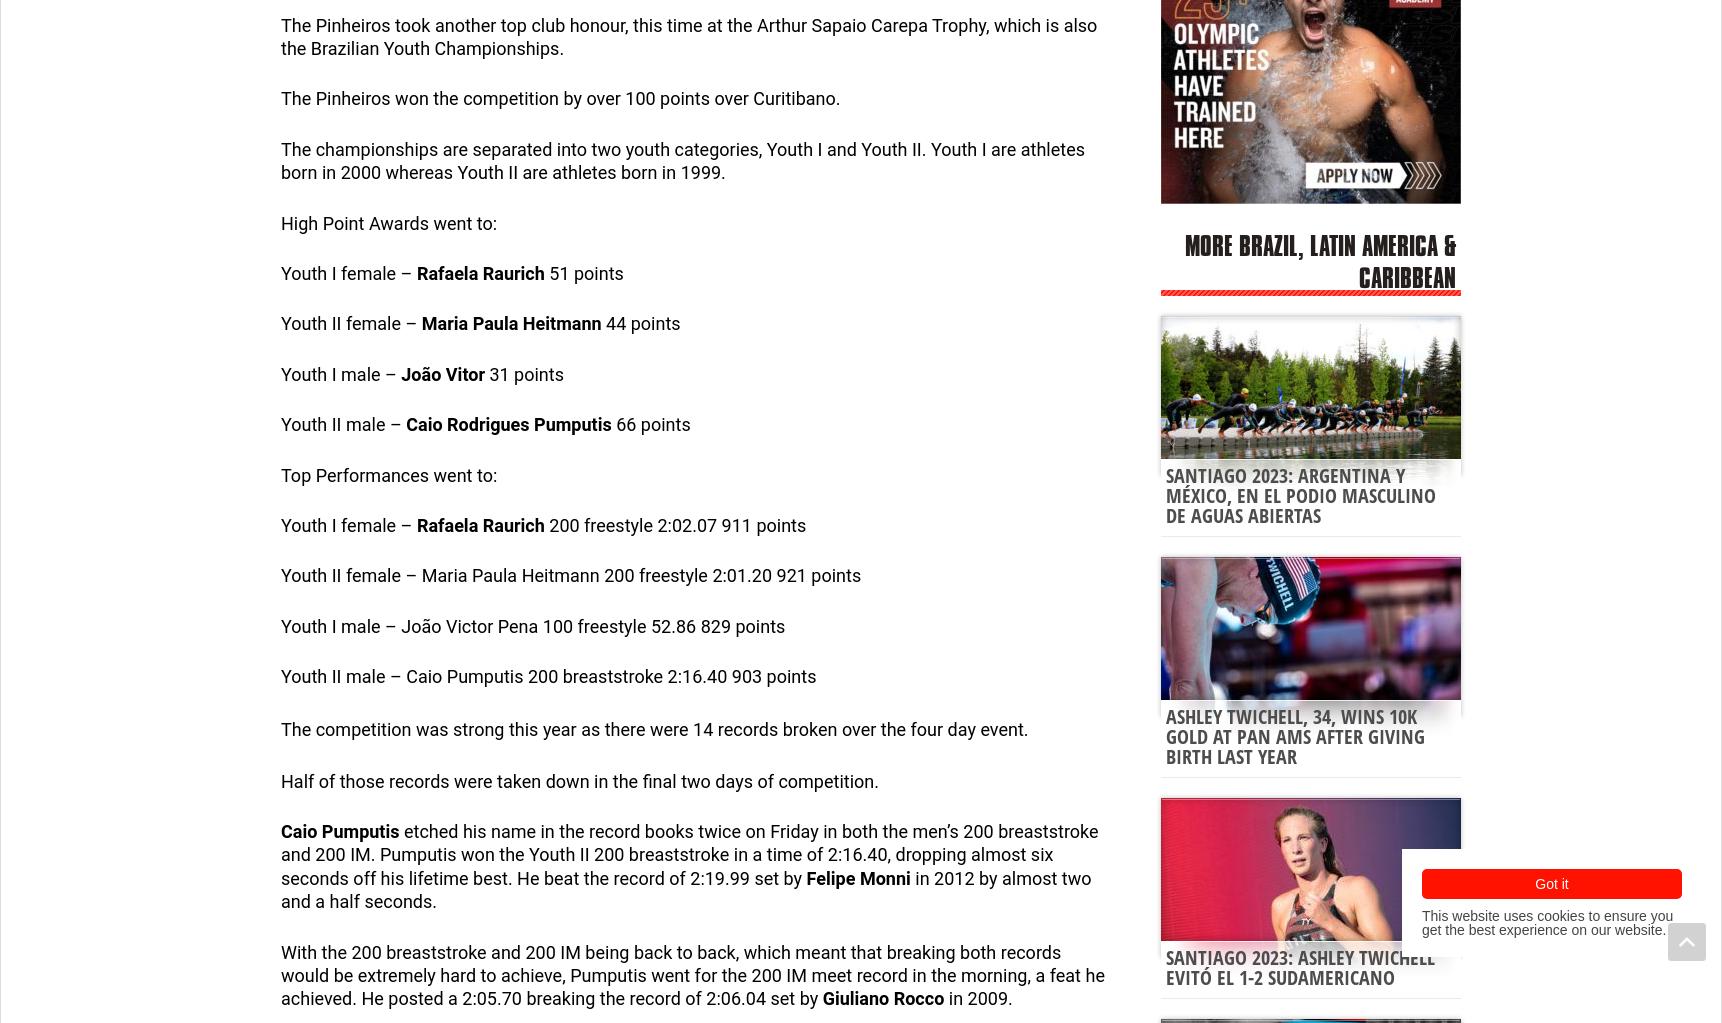 This screenshot has width=1722, height=1023. I want to click on 'Caio Rodrigues Pumputis', so click(508, 424).